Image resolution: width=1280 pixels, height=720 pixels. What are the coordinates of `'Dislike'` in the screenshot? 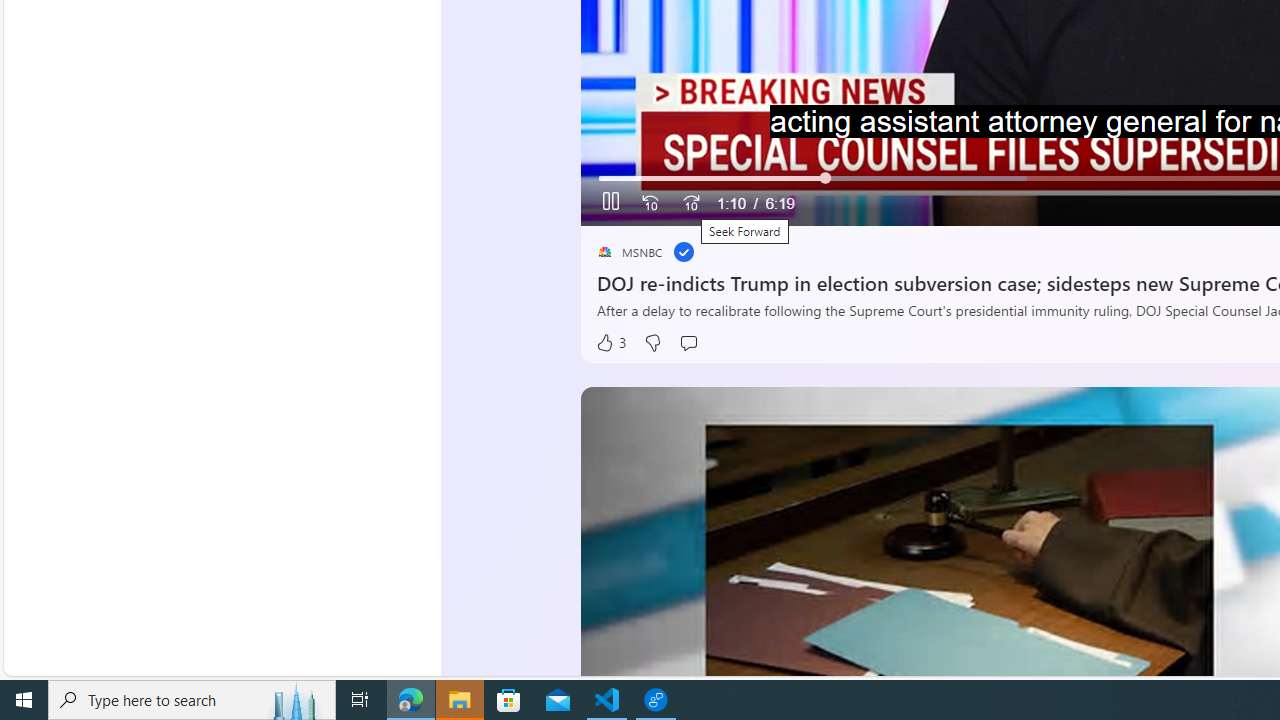 It's located at (652, 342).